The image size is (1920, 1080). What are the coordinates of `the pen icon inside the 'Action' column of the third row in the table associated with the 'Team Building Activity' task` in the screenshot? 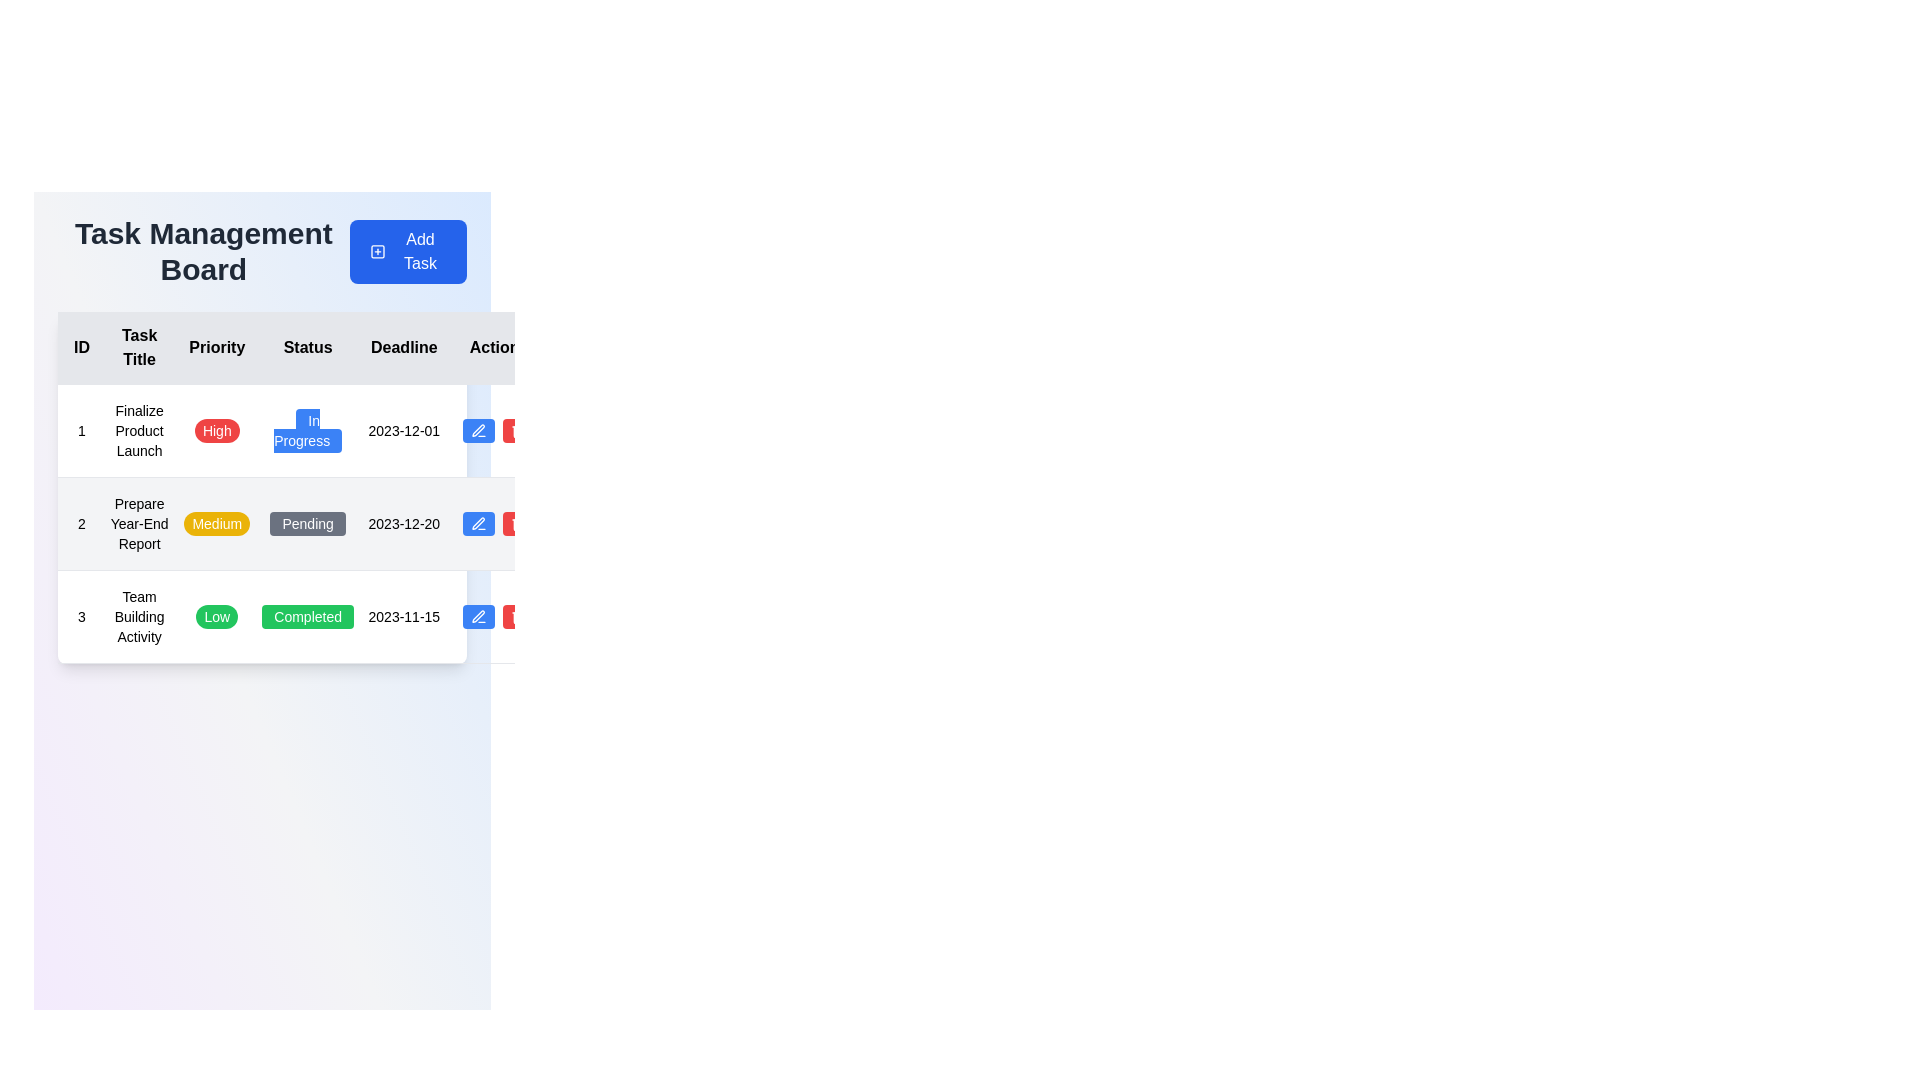 It's located at (478, 616).